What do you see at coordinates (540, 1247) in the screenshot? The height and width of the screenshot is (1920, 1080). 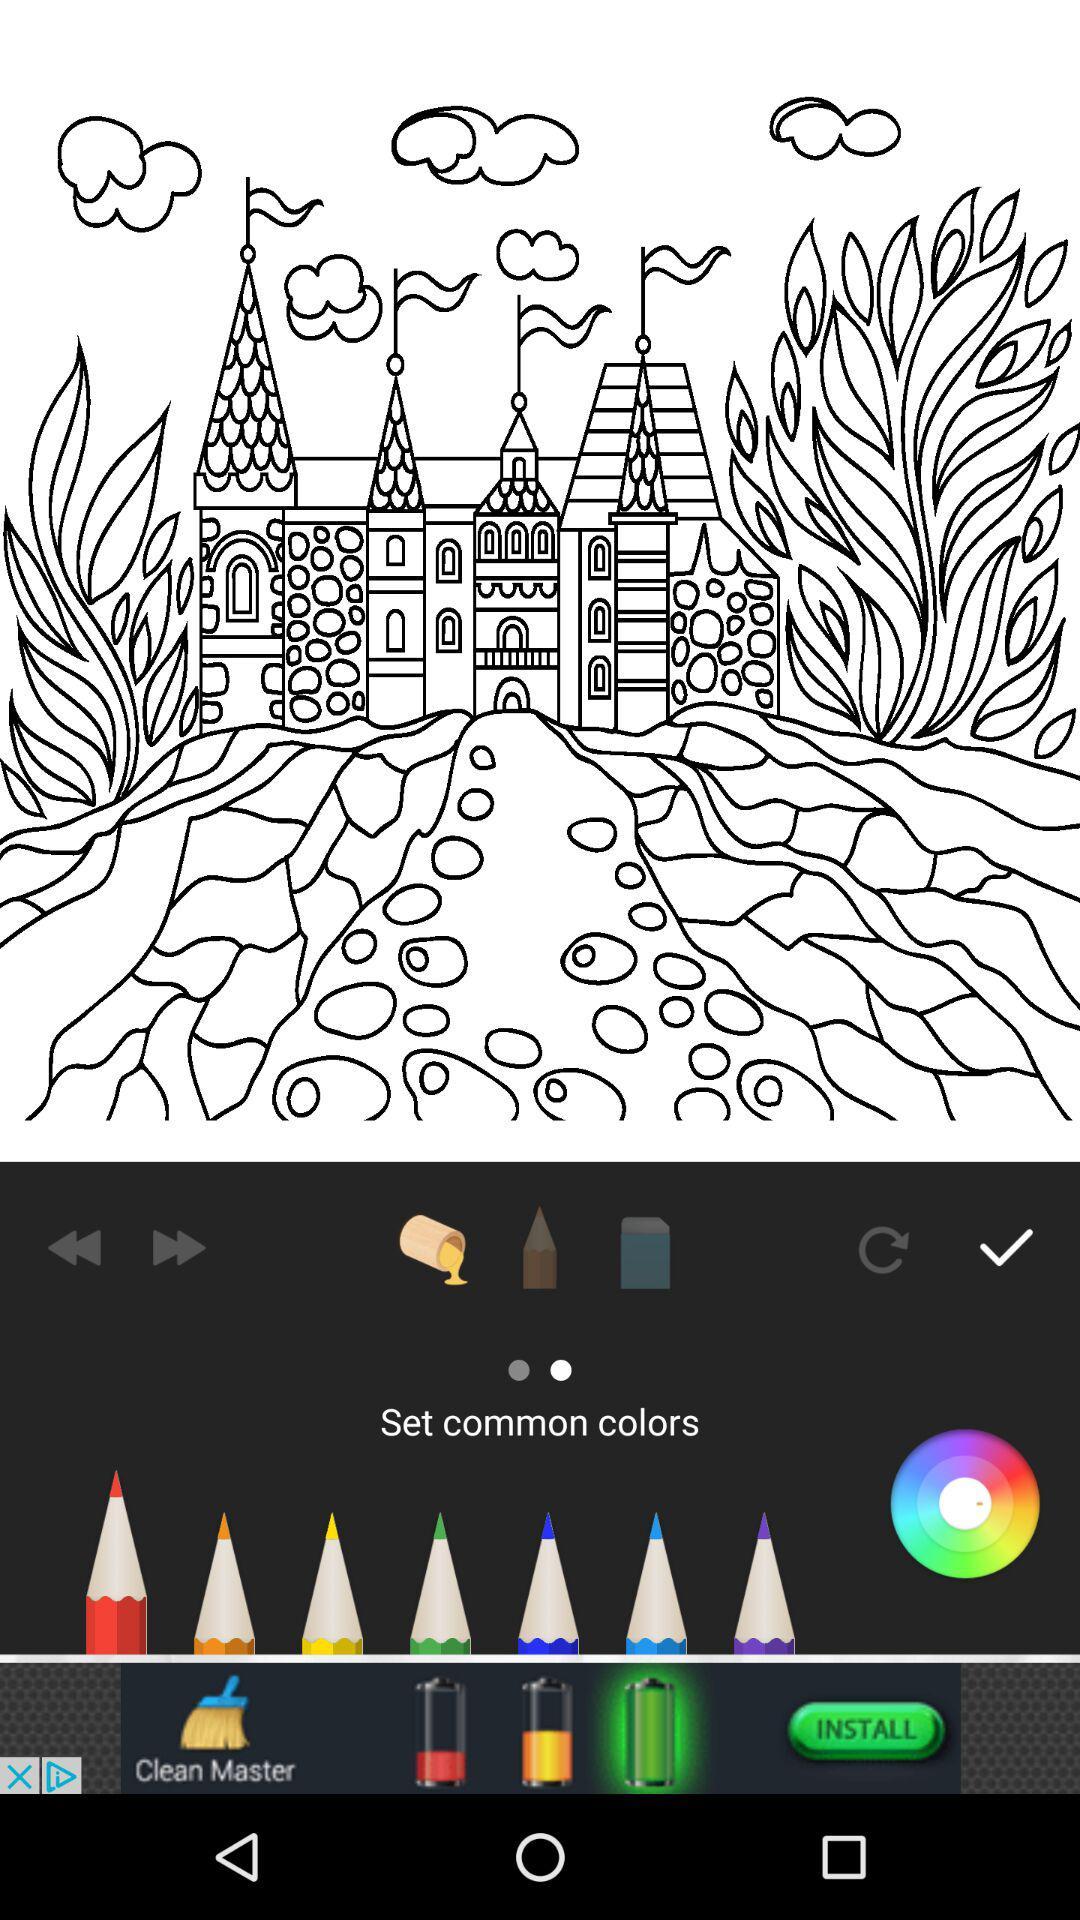 I see `the pencil icon below the picture` at bounding box center [540, 1247].